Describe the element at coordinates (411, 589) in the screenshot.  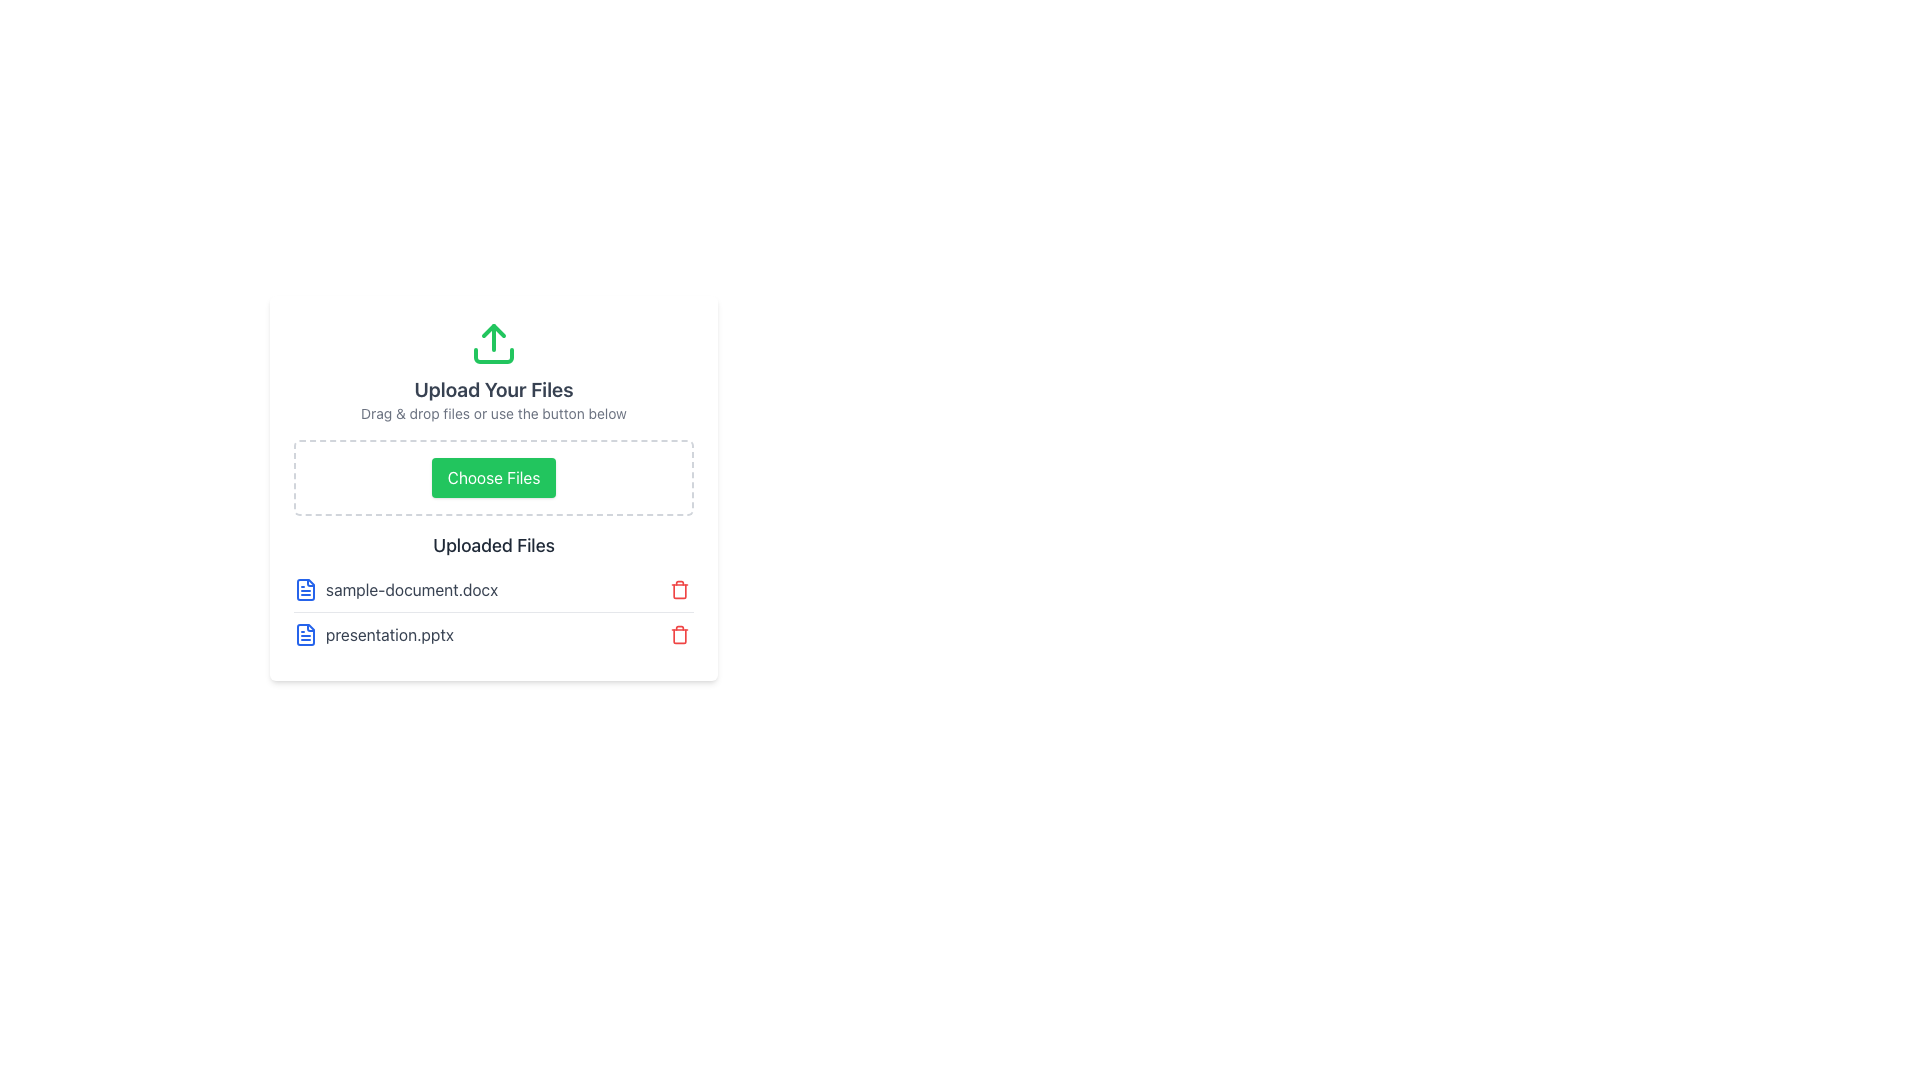
I see `the label representing the name of the uploaded file in the 'Uploaded Files' section, located between the blue file icon and the red trash bin icon` at that location.